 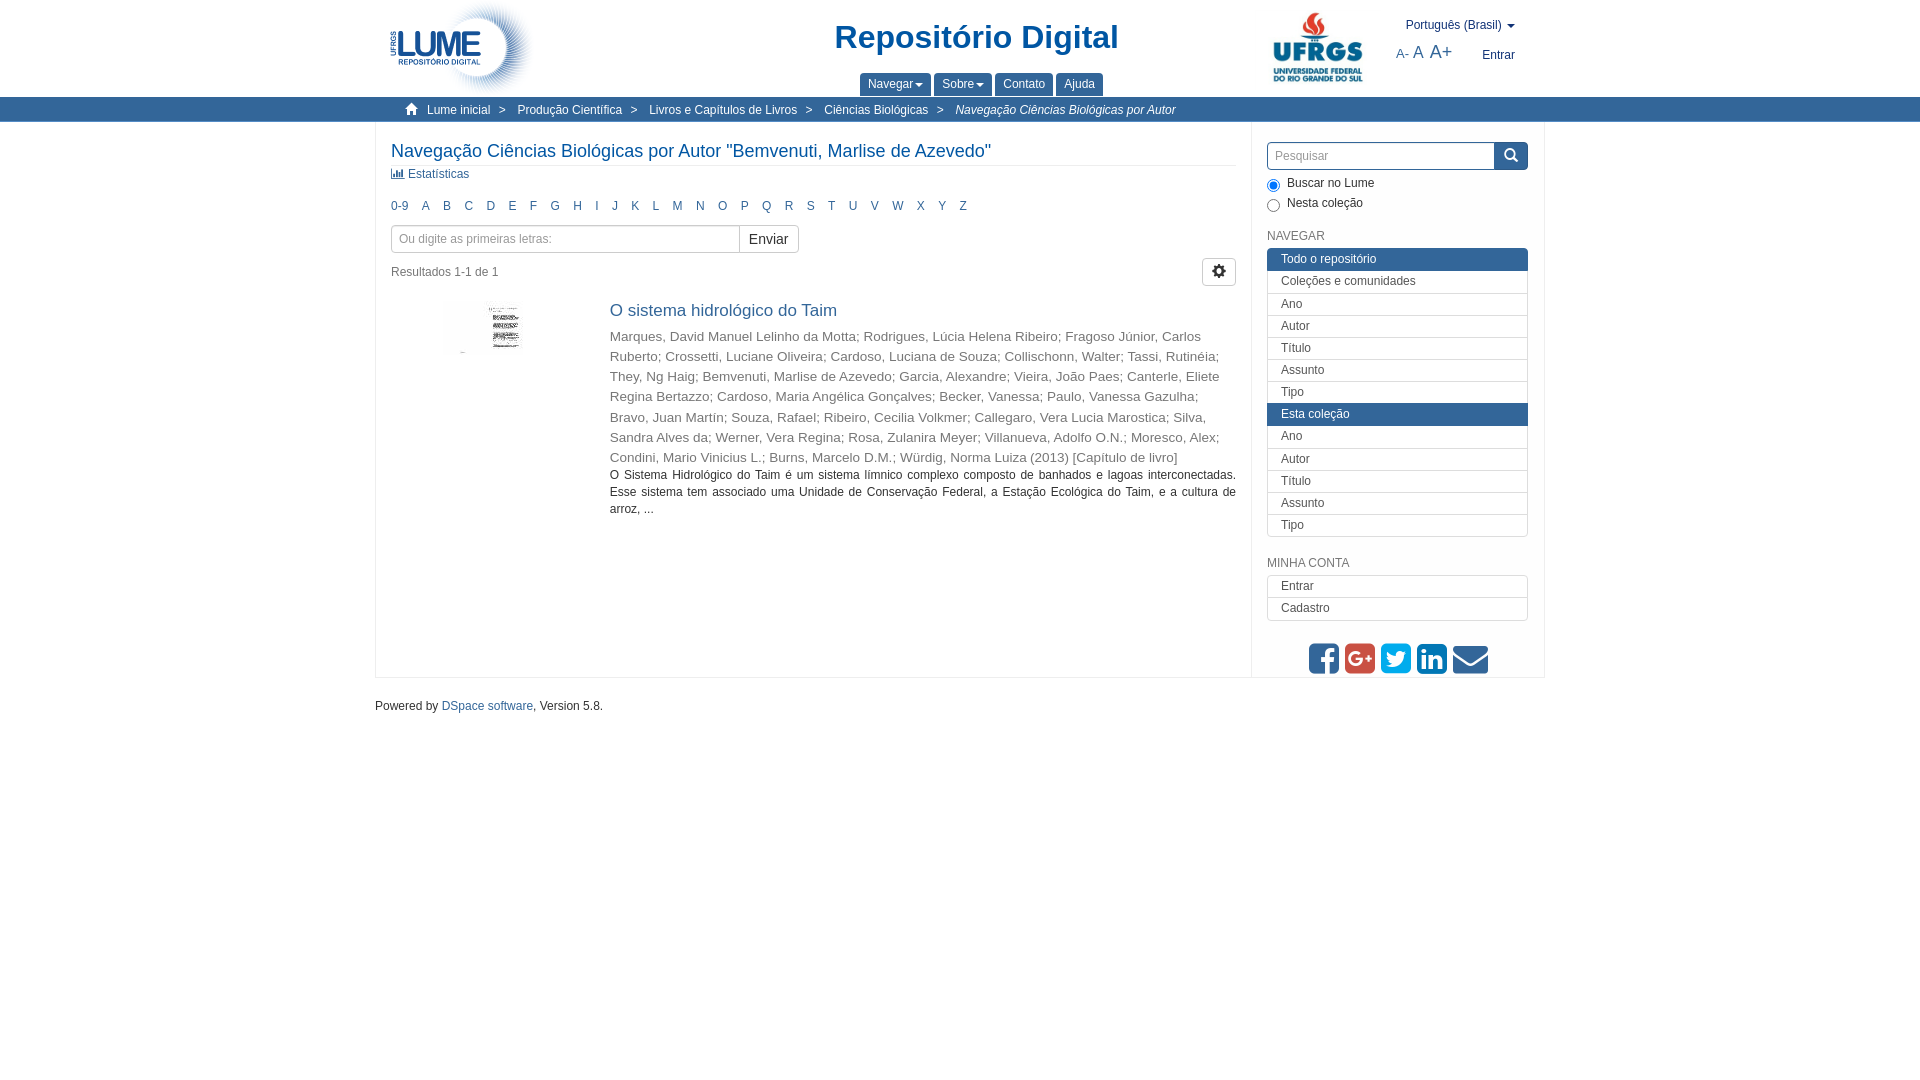 What do you see at coordinates (1318, 48) in the screenshot?
I see `'UFRGS'` at bounding box center [1318, 48].